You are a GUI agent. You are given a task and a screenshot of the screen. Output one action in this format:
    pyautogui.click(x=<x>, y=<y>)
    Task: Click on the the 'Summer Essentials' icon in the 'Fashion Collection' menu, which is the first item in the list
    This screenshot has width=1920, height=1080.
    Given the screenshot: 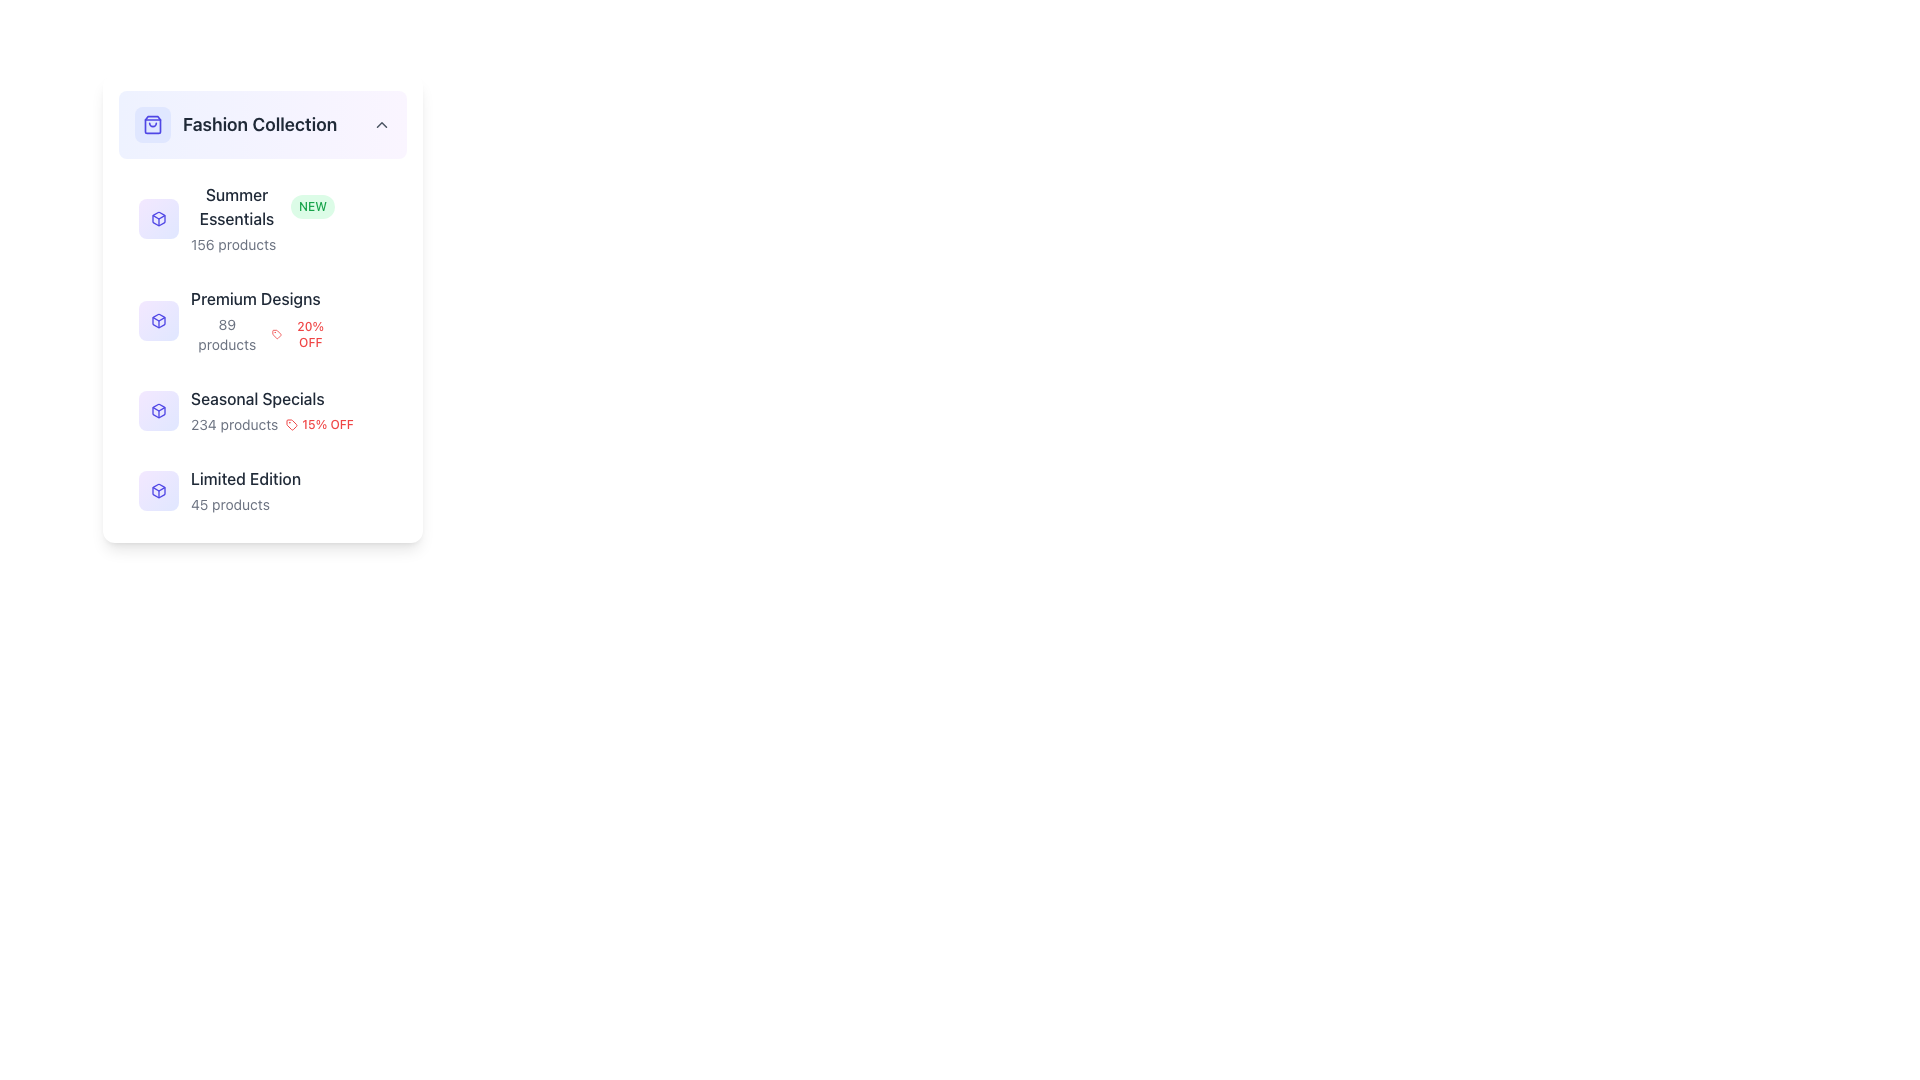 What is the action you would take?
    pyautogui.click(x=157, y=219)
    